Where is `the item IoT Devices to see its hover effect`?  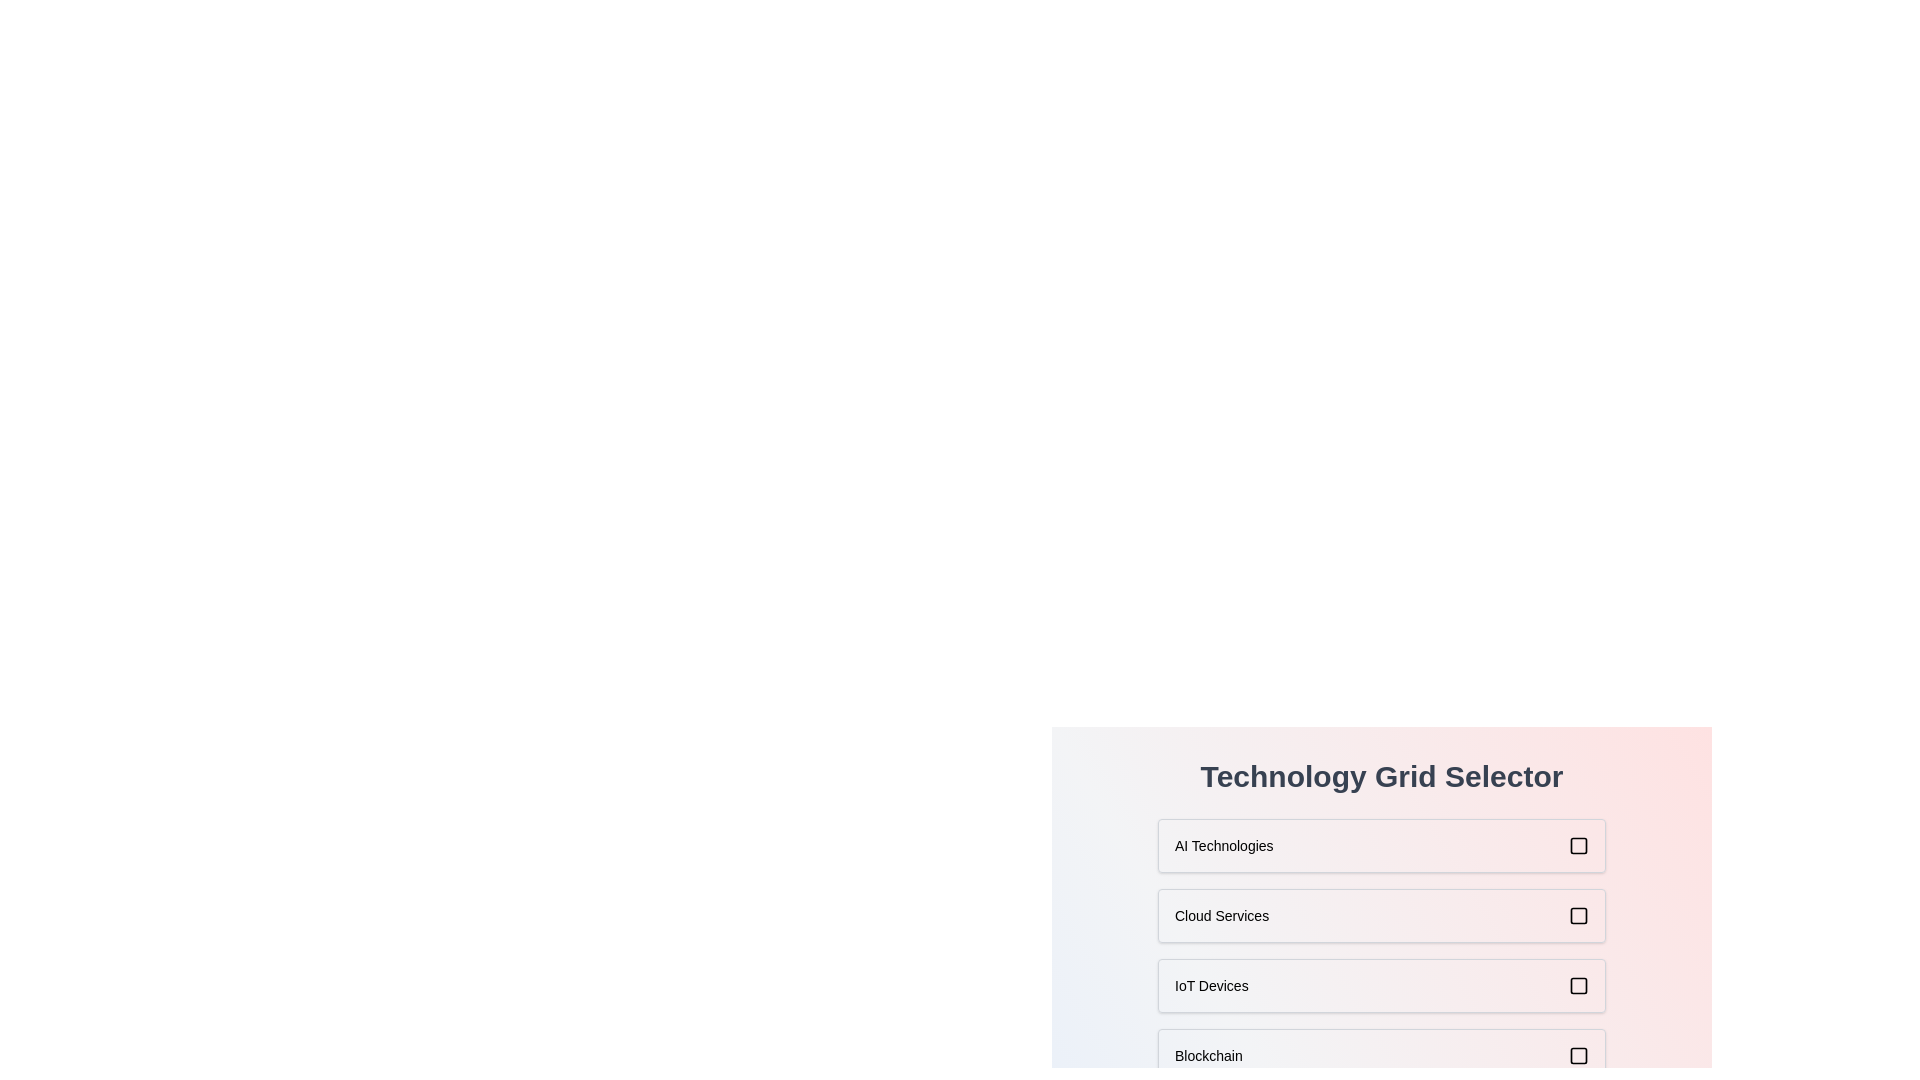
the item IoT Devices to see its hover effect is located at coordinates (1381, 985).